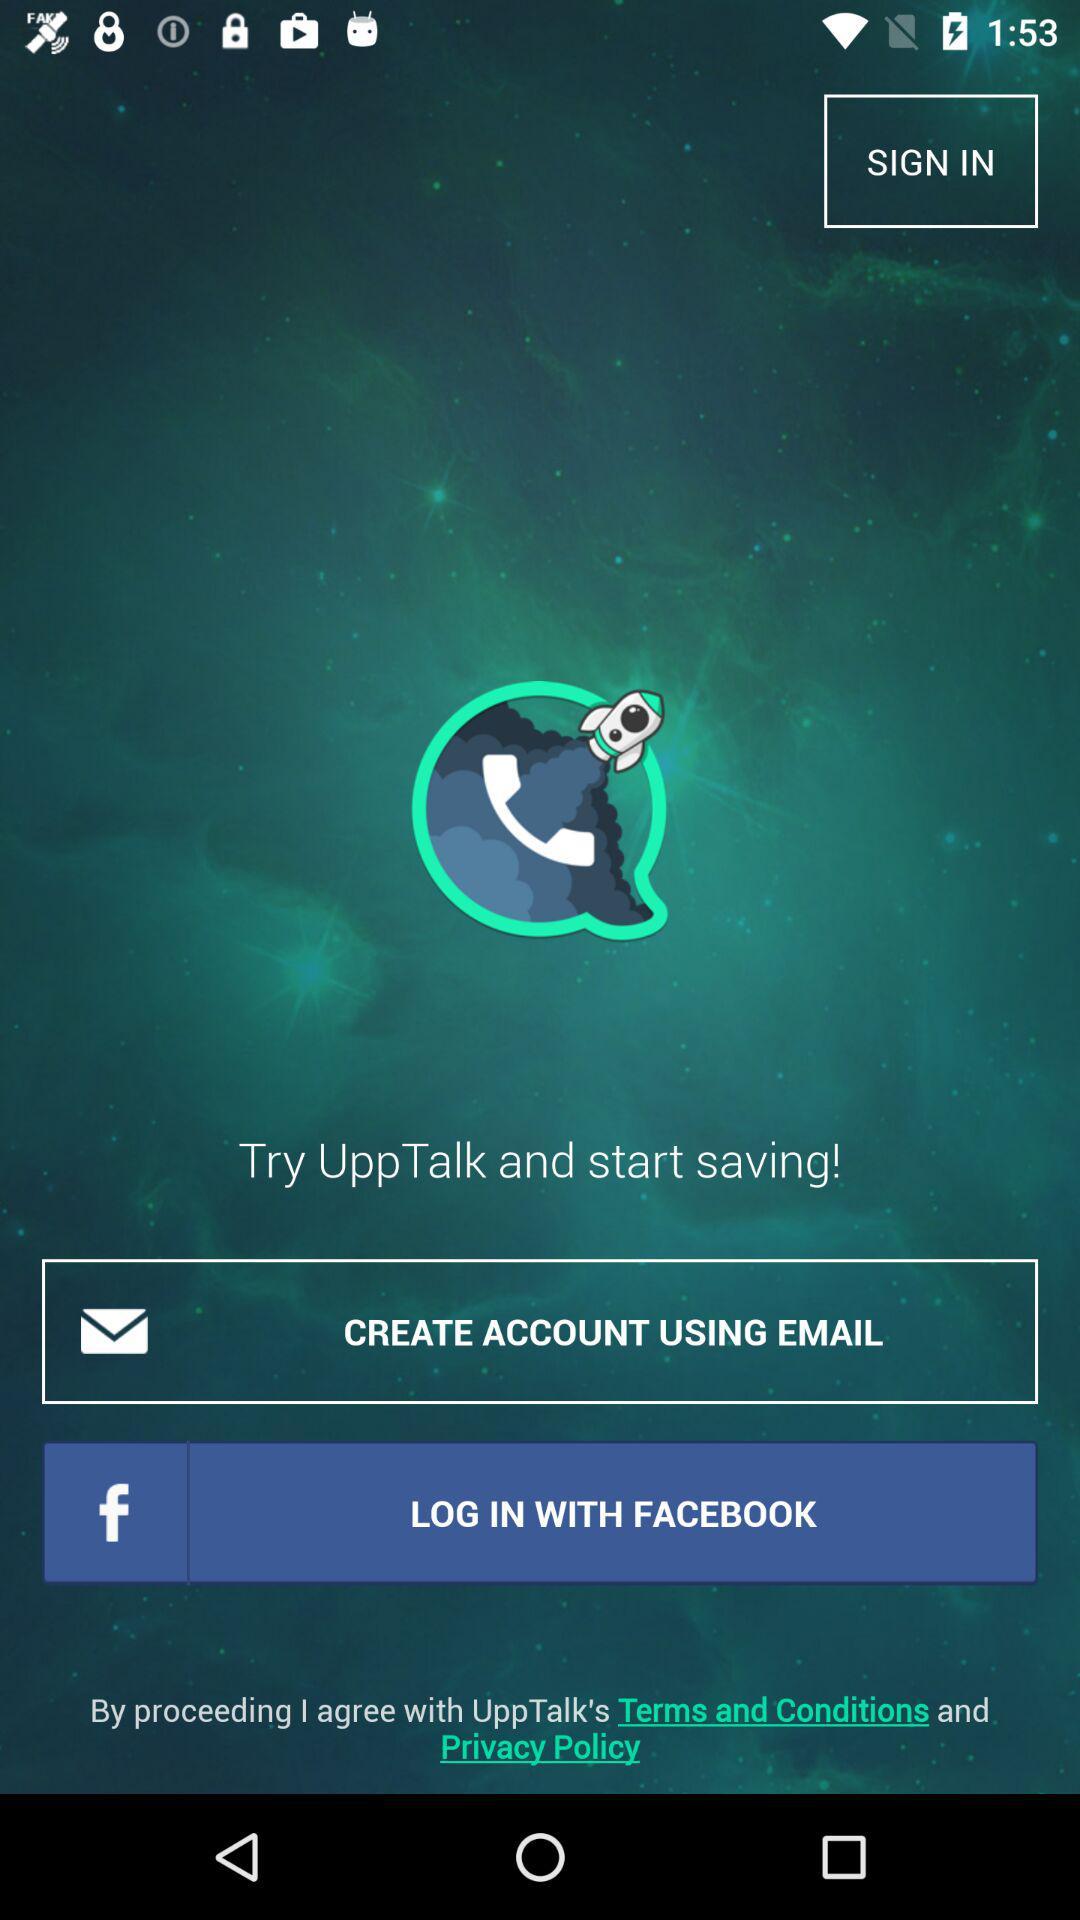 The width and height of the screenshot is (1080, 1920). Describe the element at coordinates (540, 1727) in the screenshot. I see `the by proceeding i item` at that location.